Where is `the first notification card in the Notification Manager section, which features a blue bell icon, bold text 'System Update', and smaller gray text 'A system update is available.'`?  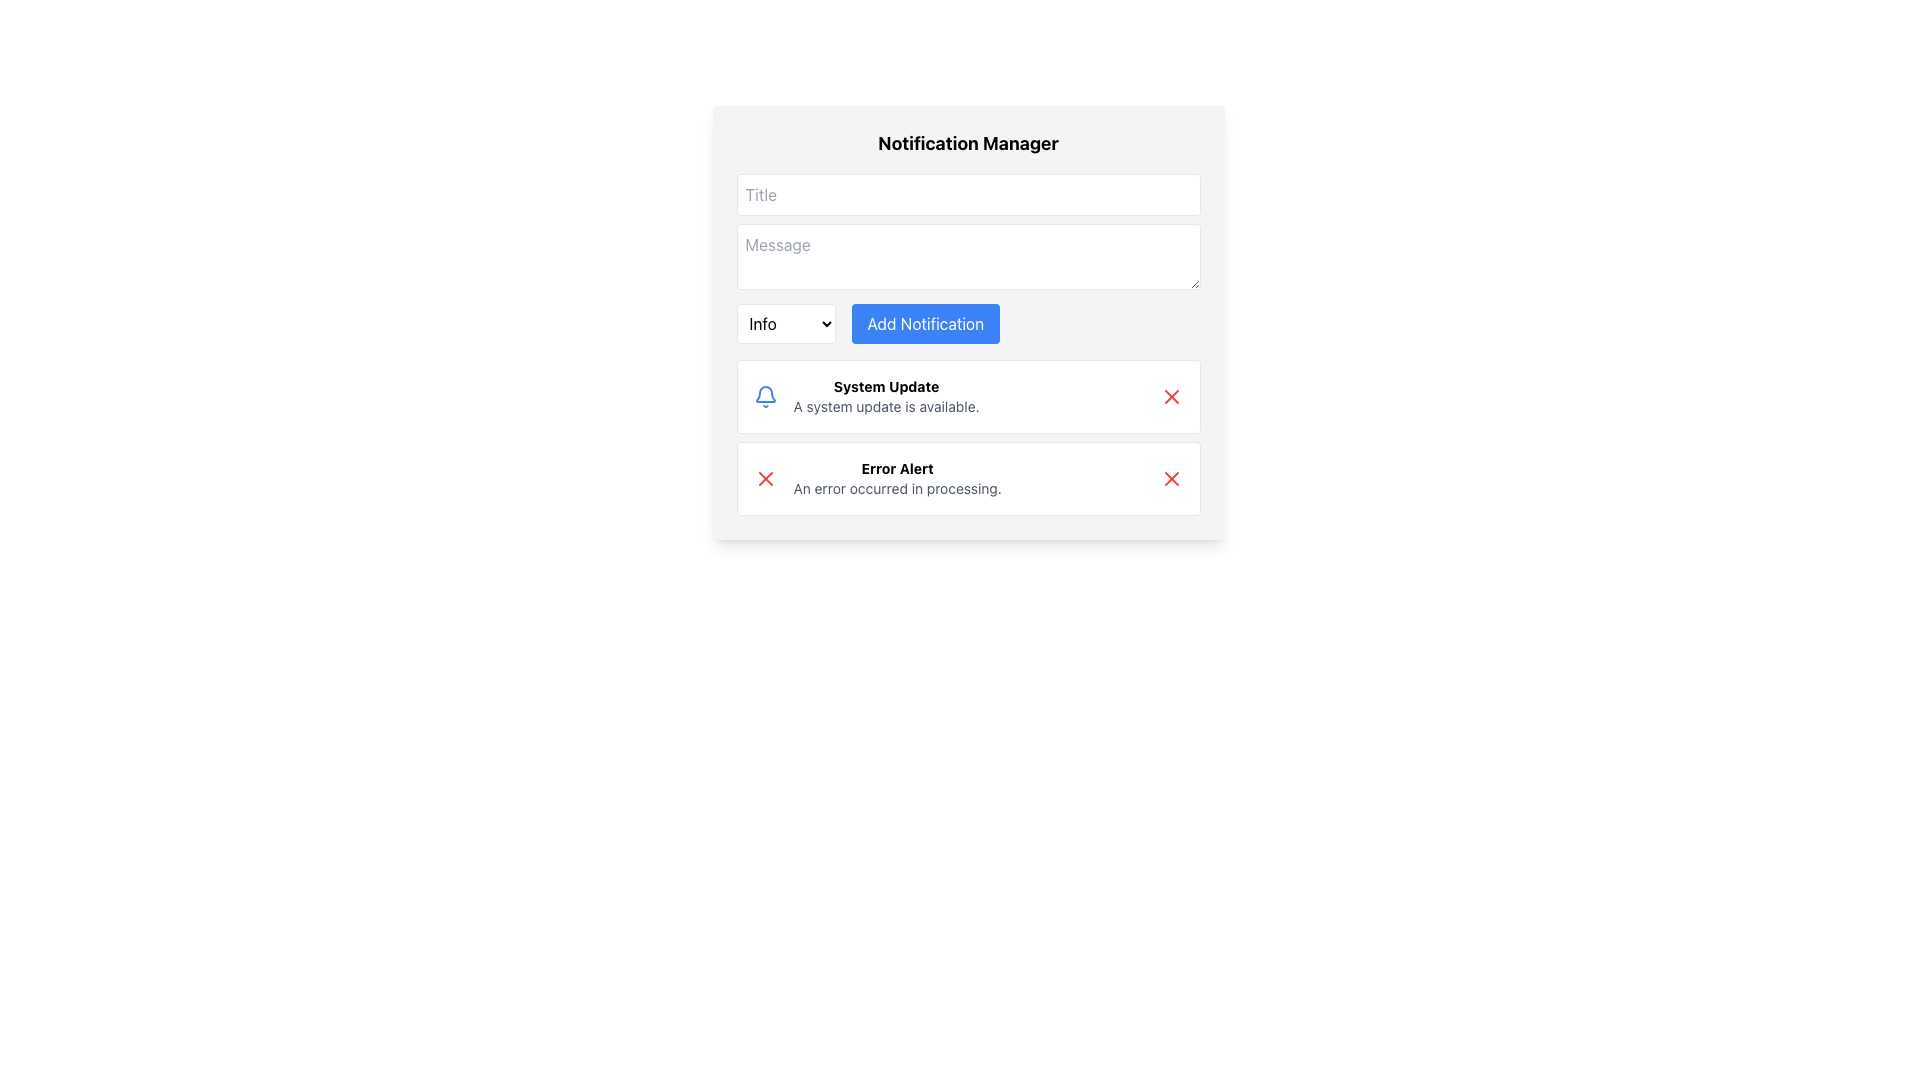
the first notification card in the Notification Manager section, which features a blue bell icon, bold text 'System Update', and smaller gray text 'A system update is available.' is located at coordinates (866, 397).